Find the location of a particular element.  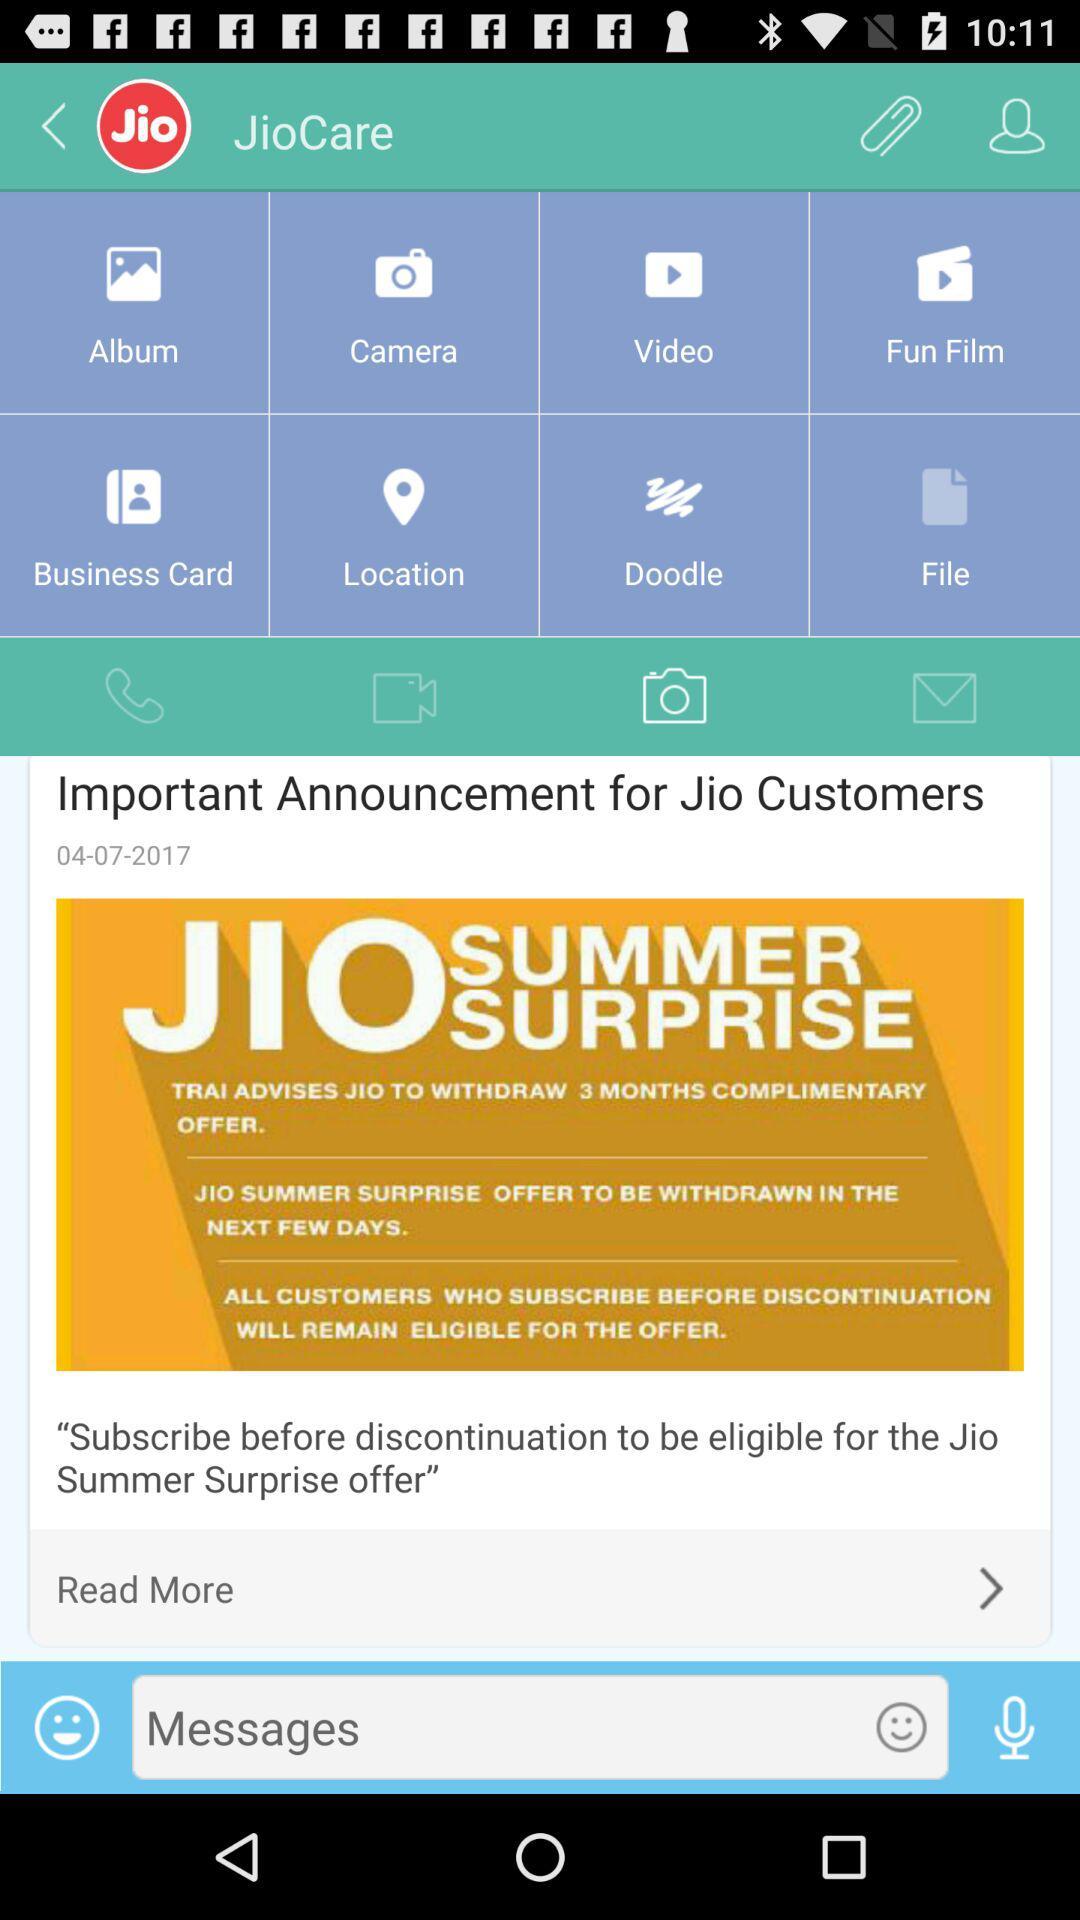

the emoji icon is located at coordinates (65, 1848).